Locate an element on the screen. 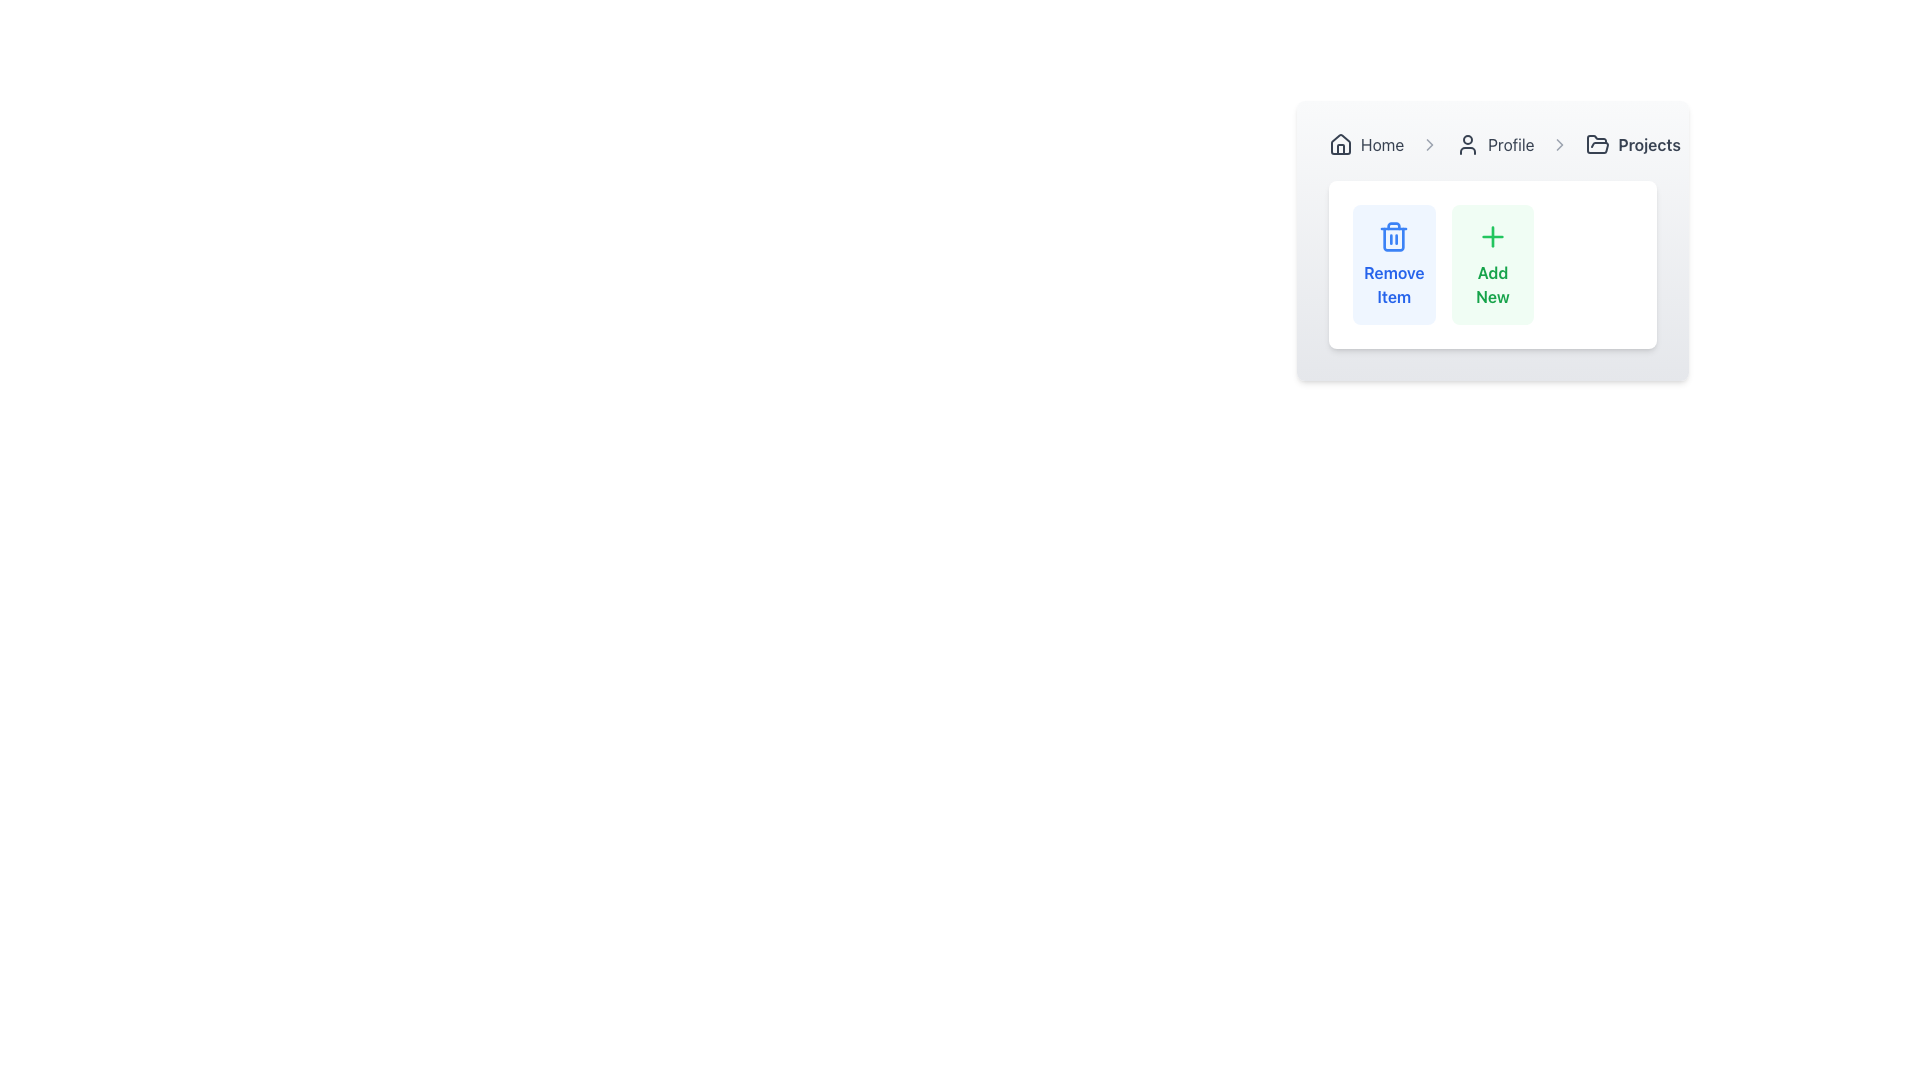 The image size is (1920, 1080). the hollow house outline icon located at the far left of the navigation bar next to the 'Home' label is located at coordinates (1340, 142).